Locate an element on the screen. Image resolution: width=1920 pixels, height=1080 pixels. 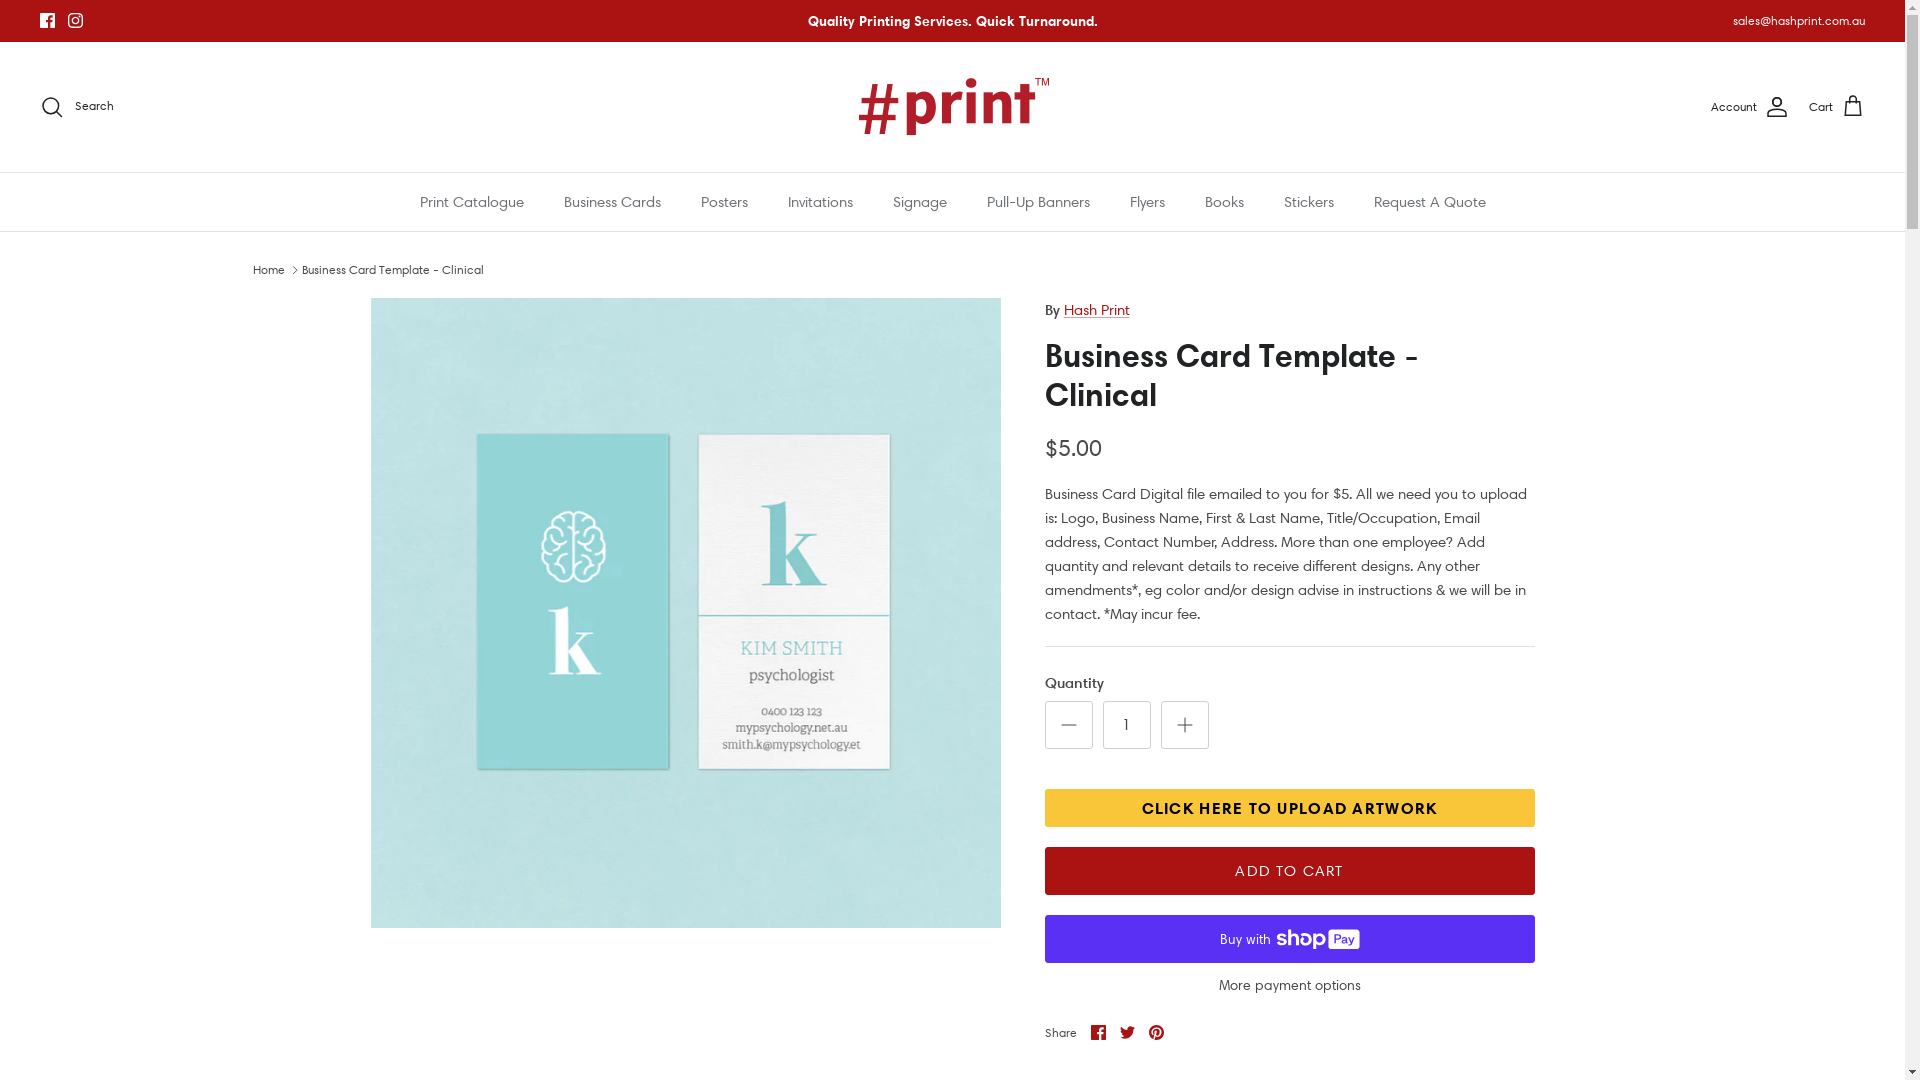
'Flyers' is located at coordinates (1111, 202).